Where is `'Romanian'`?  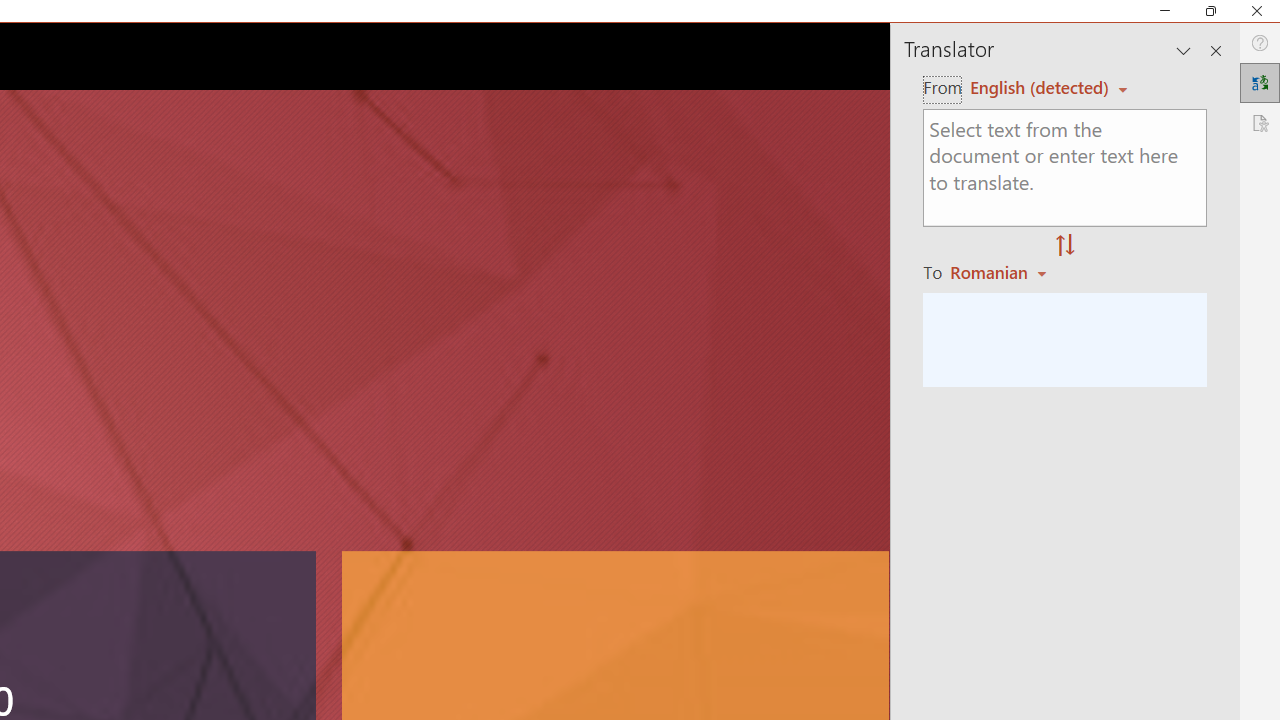
'Romanian' is located at coordinates (1001, 272).